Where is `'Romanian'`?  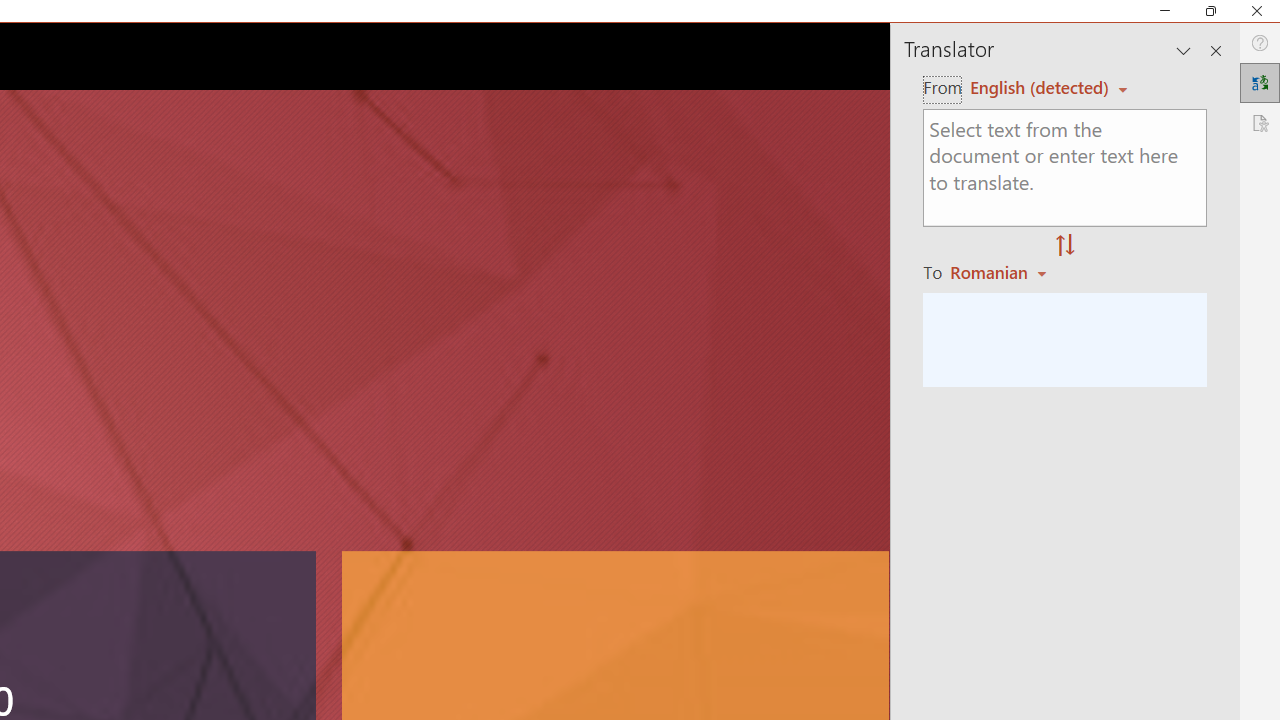
'Romanian' is located at coordinates (1001, 272).